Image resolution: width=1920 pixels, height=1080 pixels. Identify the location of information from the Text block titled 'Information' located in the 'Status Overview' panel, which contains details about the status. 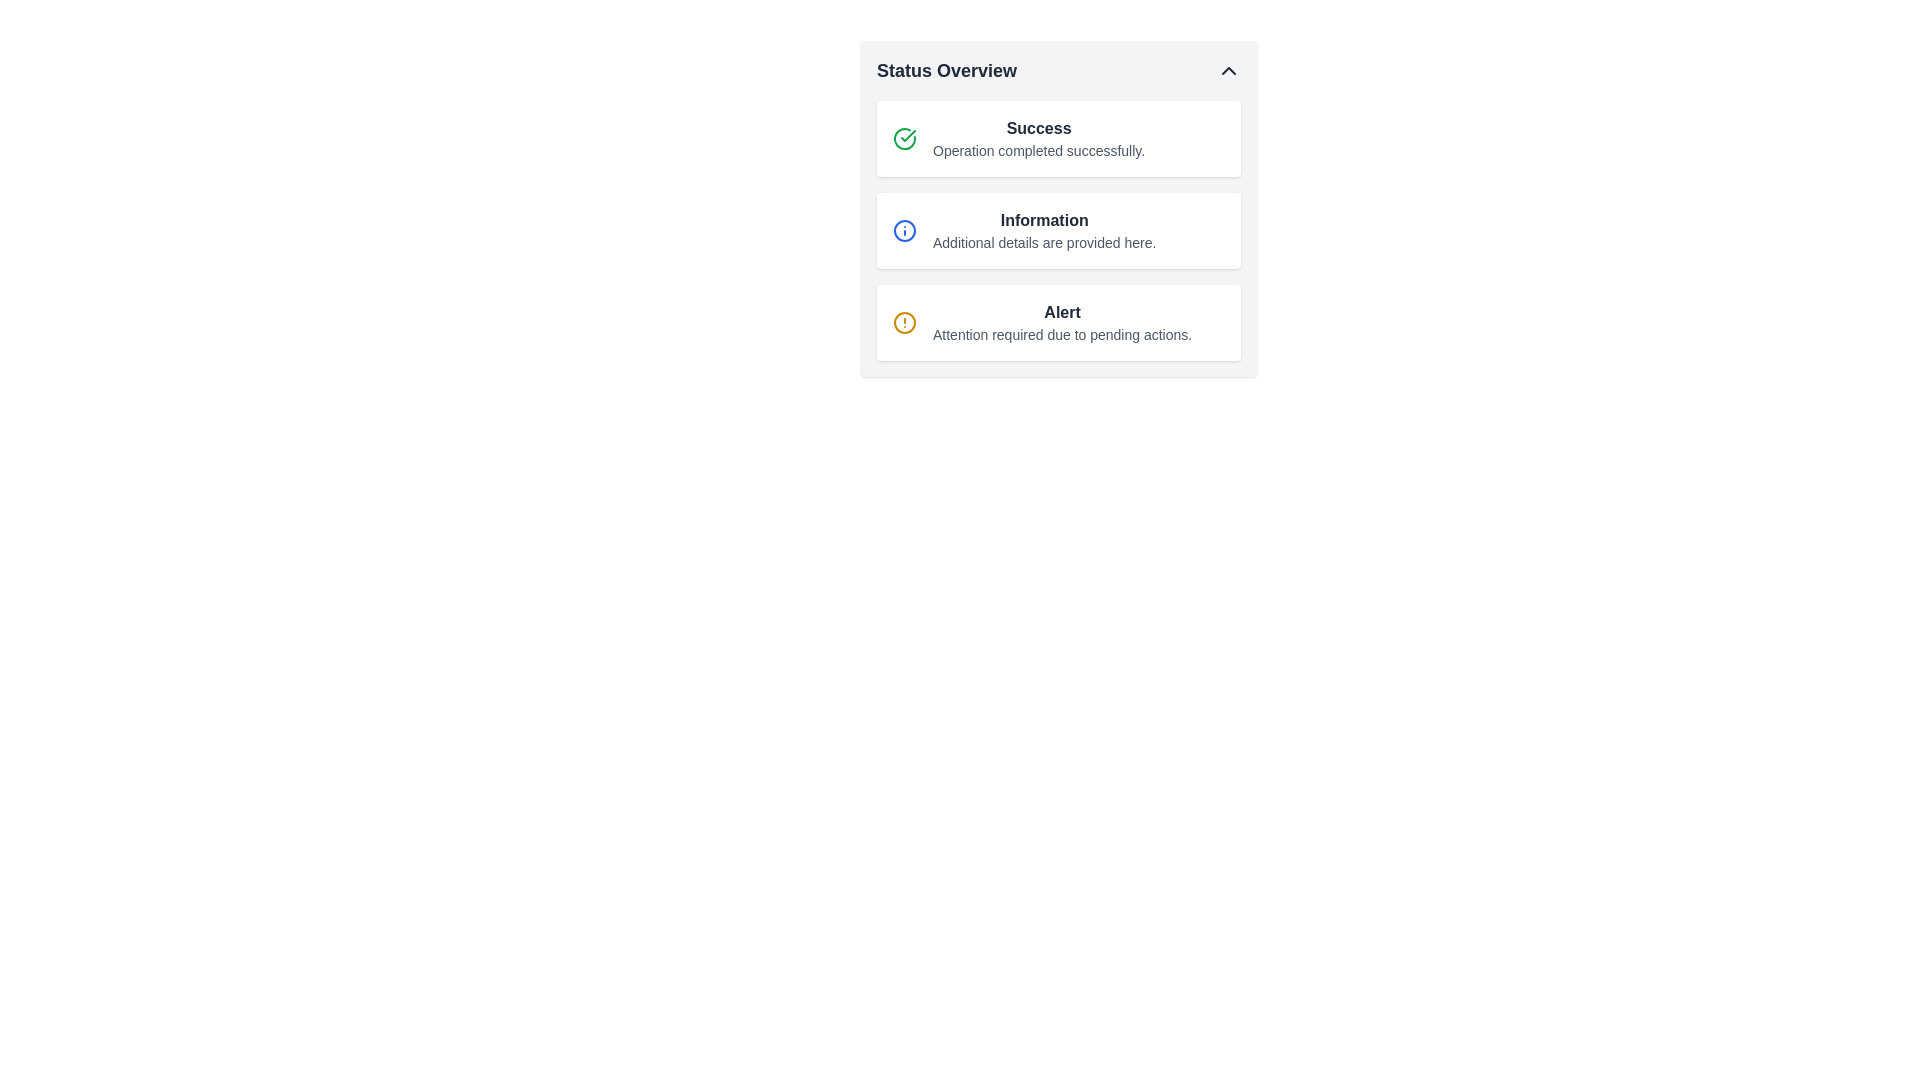
(1043, 230).